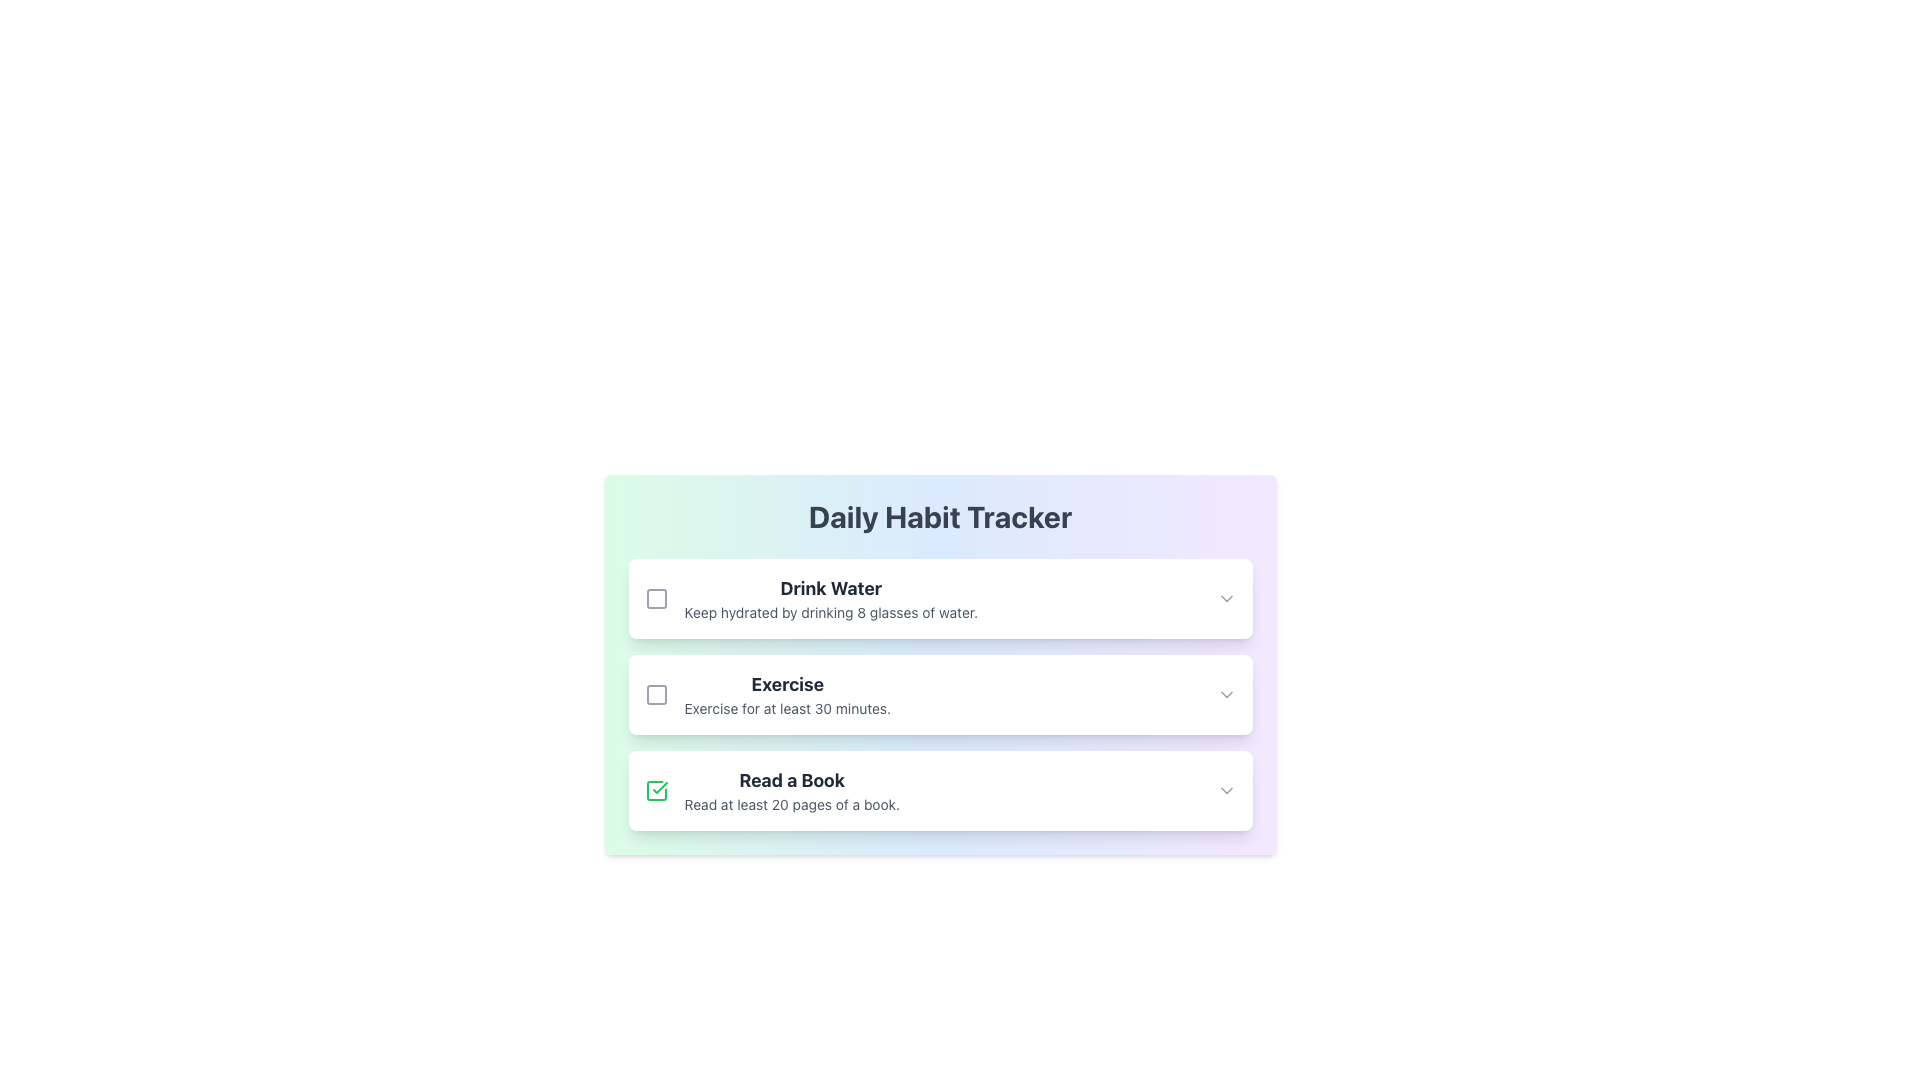 The height and width of the screenshot is (1080, 1920). Describe the element at coordinates (786, 684) in the screenshot. I see `the text component displaying 'Exercise' in bold, large font within the habit tracking application card` at that location.